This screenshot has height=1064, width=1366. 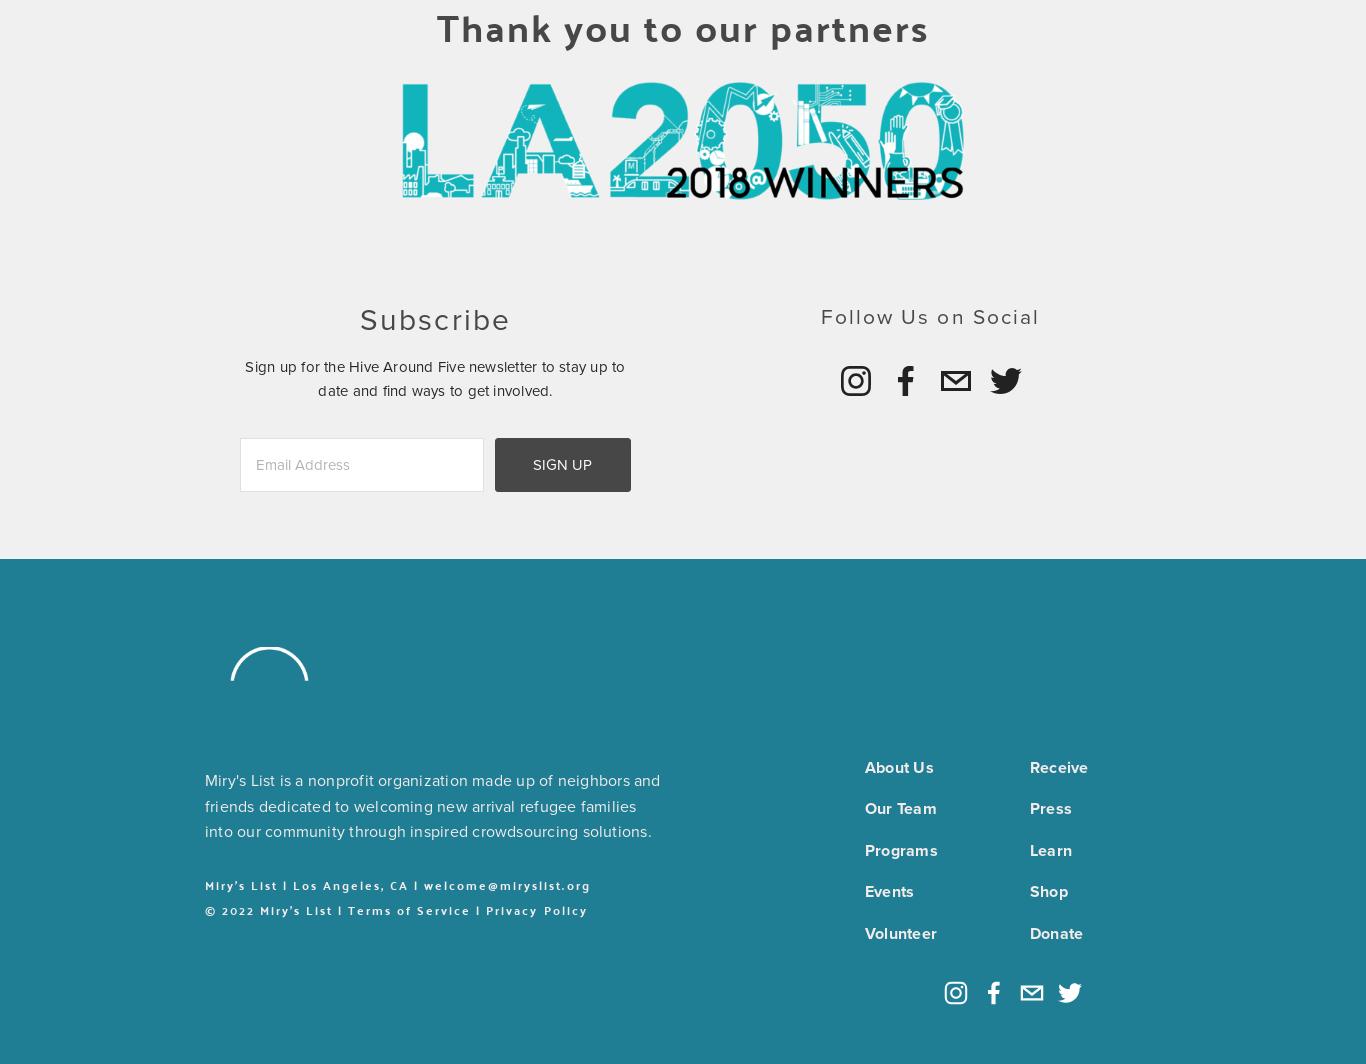 I want to click on 'Sign Up', so click(x=562, y=464).